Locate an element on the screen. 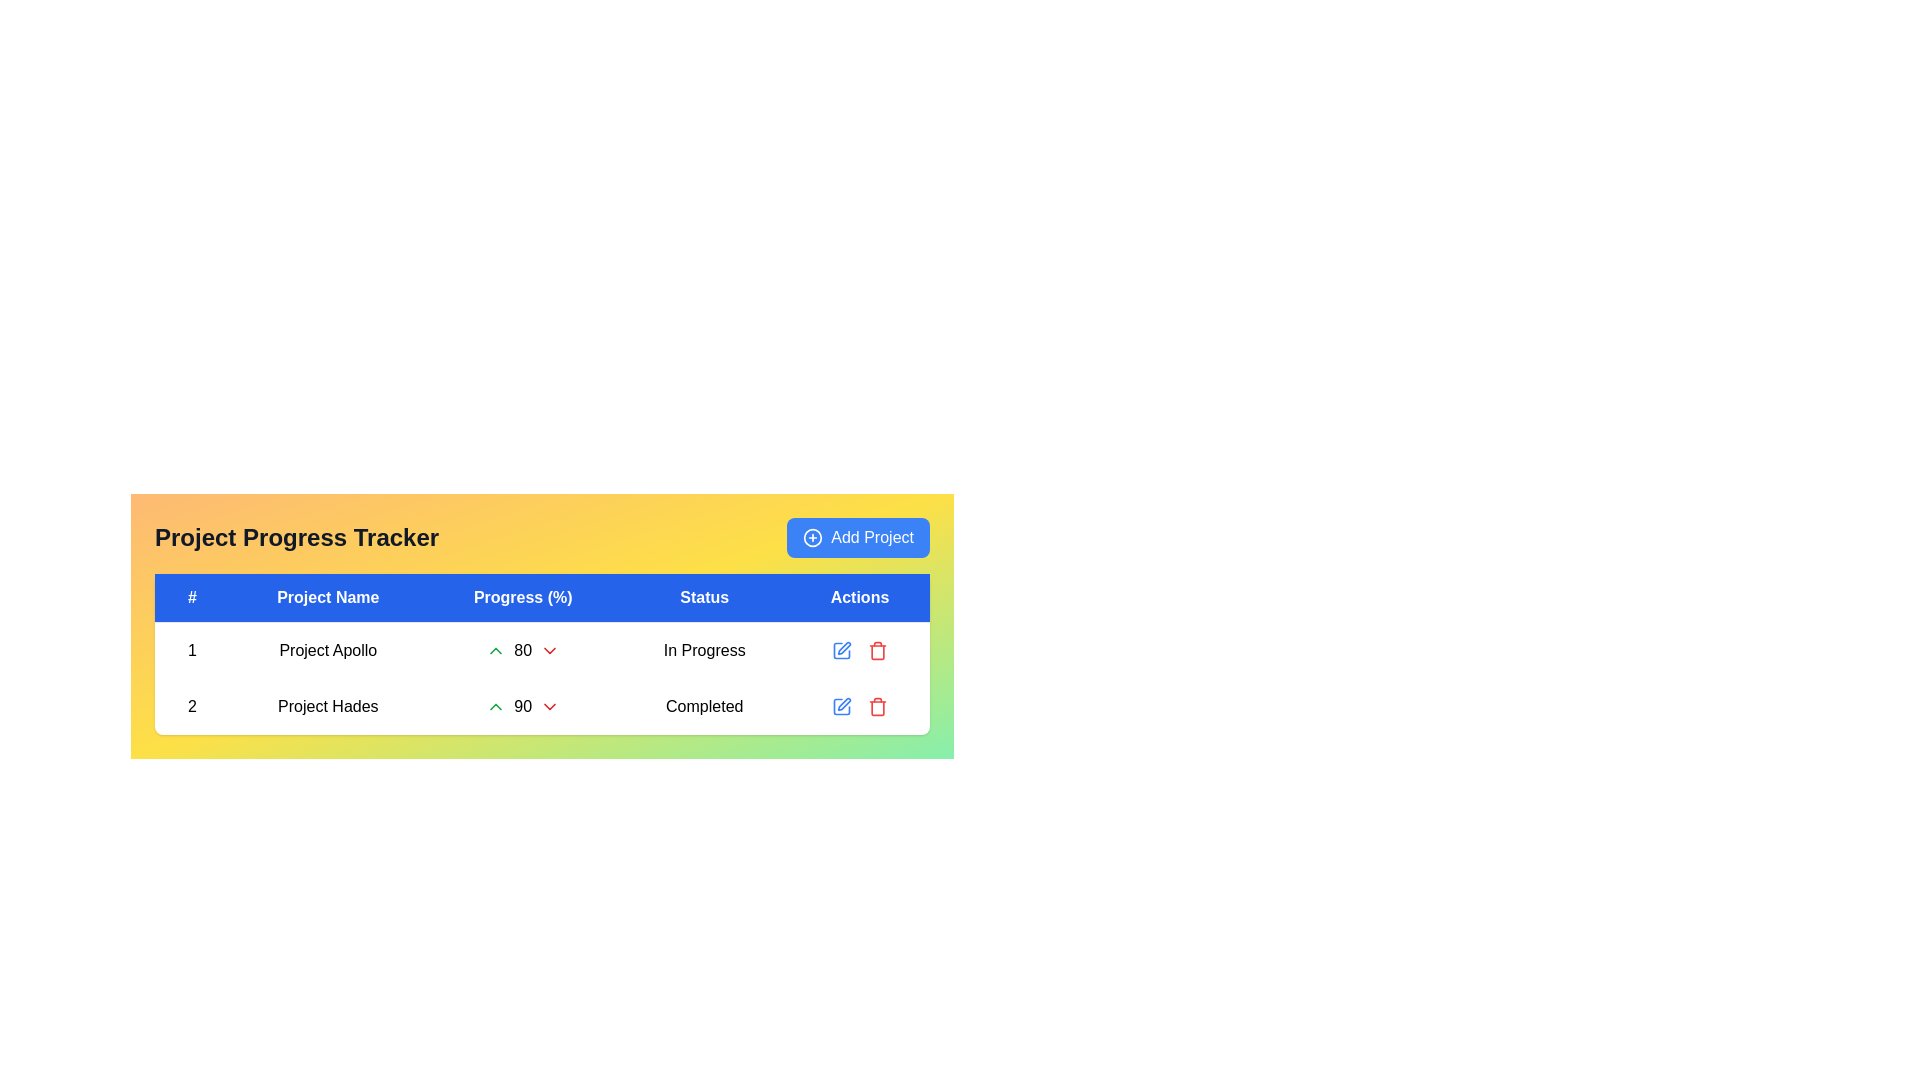 This screenshot has height=1080, width=1920. the interactive elements within the data table rows, such as editing or deleting actions, which display progress information for multiple projects is located at coordinates (542, 659).